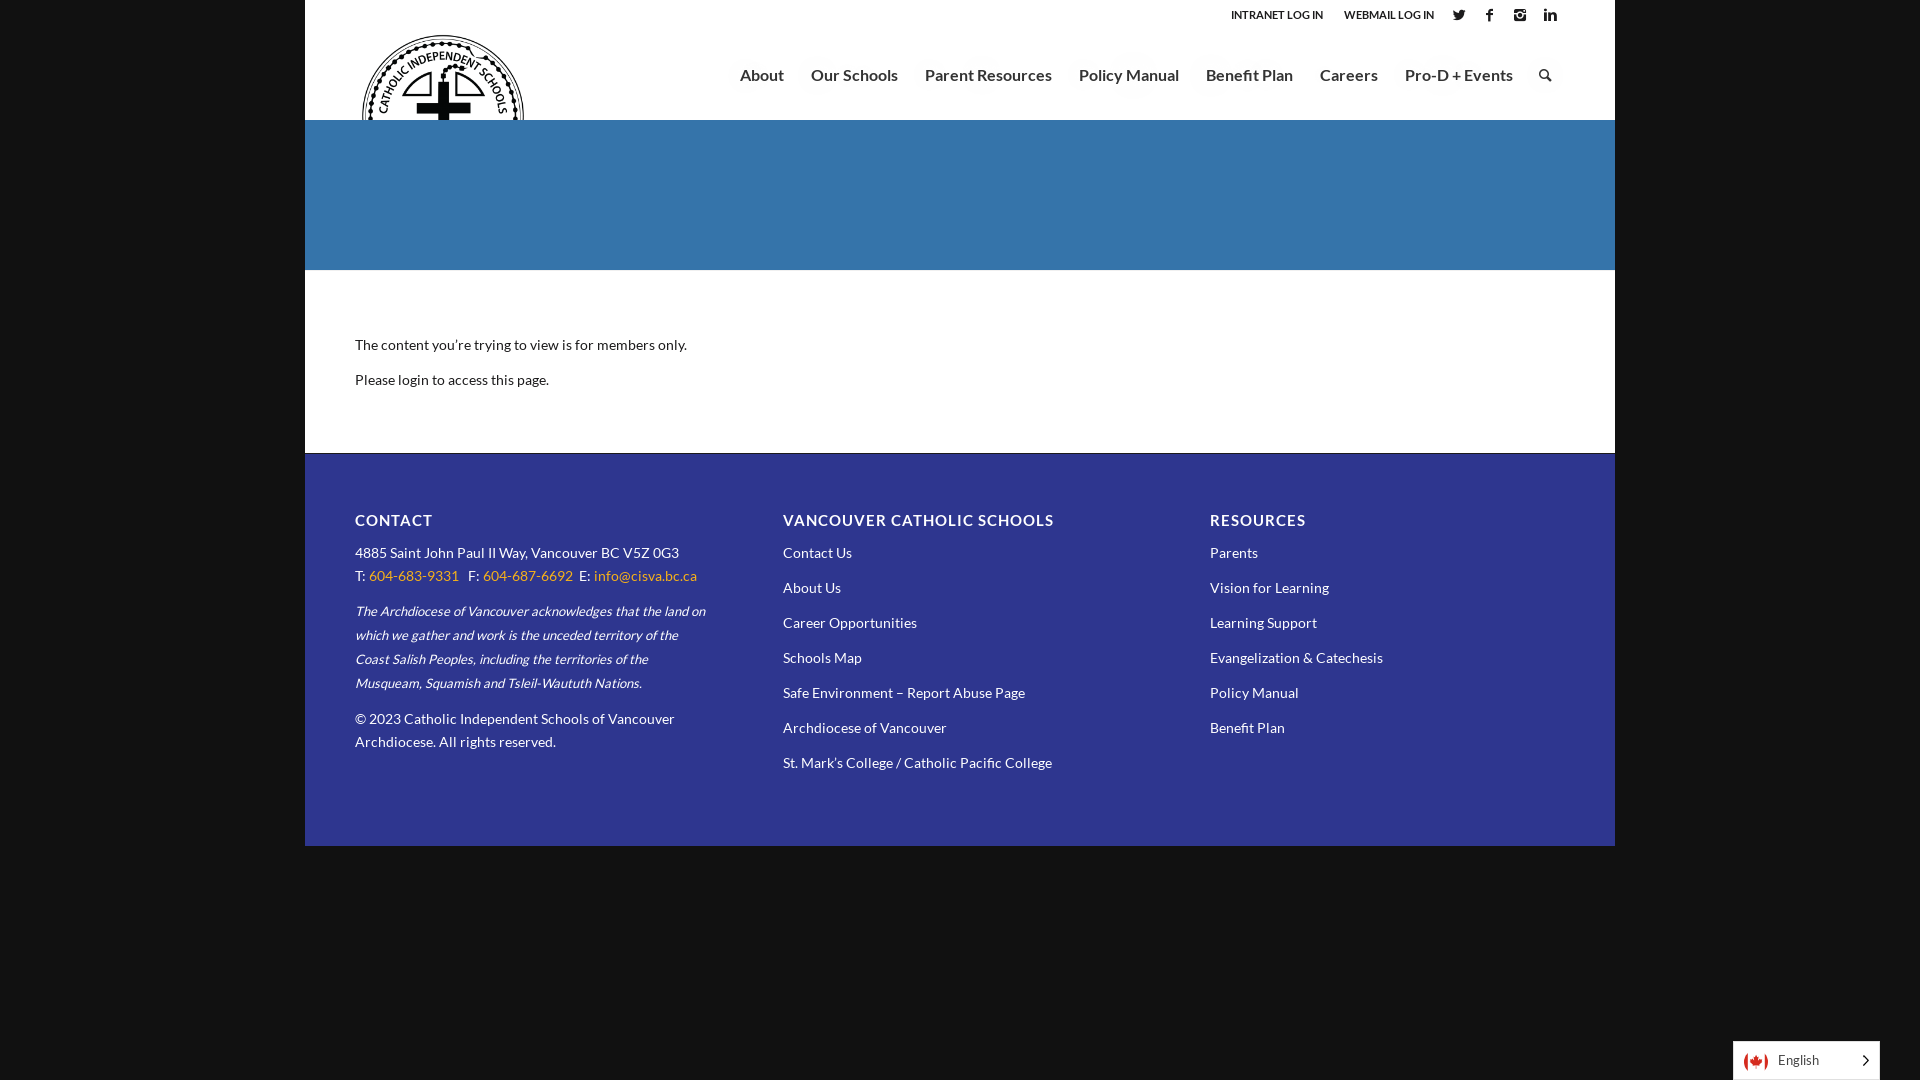  I want to click on 'login', so click(412, 379).